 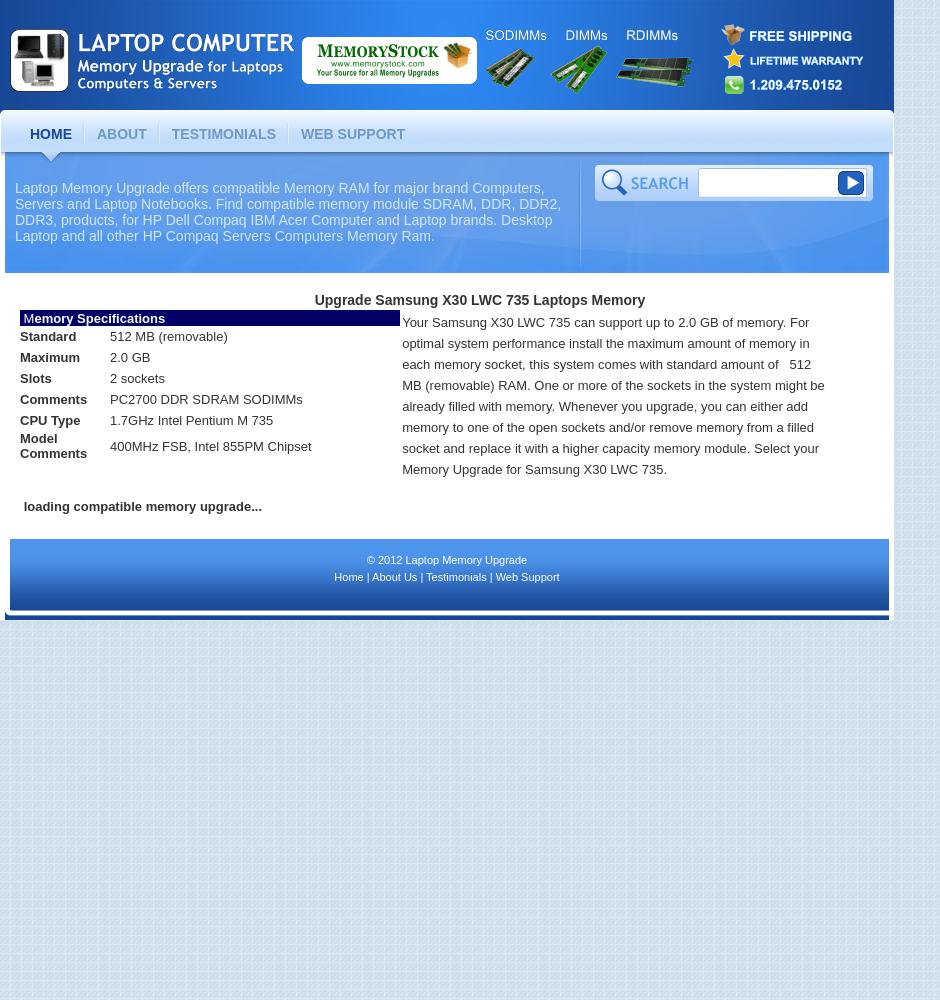 I want to click on 'Your
                                                                            Samsung X30 LWC 735 can support up to  2.0 GB of memory. For optimal
system performance install the maximum amount of memory in each memory socket, this system comes with standard amount of   512 MB (removable)  RAM. One
or more of the sockets in the system might be already filled with memory. Whenever you upgrade, you can either add memory to one of the open sockets and/or remove memory from a filled socket and replace it with a higher capacity memory module.
Select your Memory Upgrade for Samsung X30 LWC 735.', so click(x=402, y=396).